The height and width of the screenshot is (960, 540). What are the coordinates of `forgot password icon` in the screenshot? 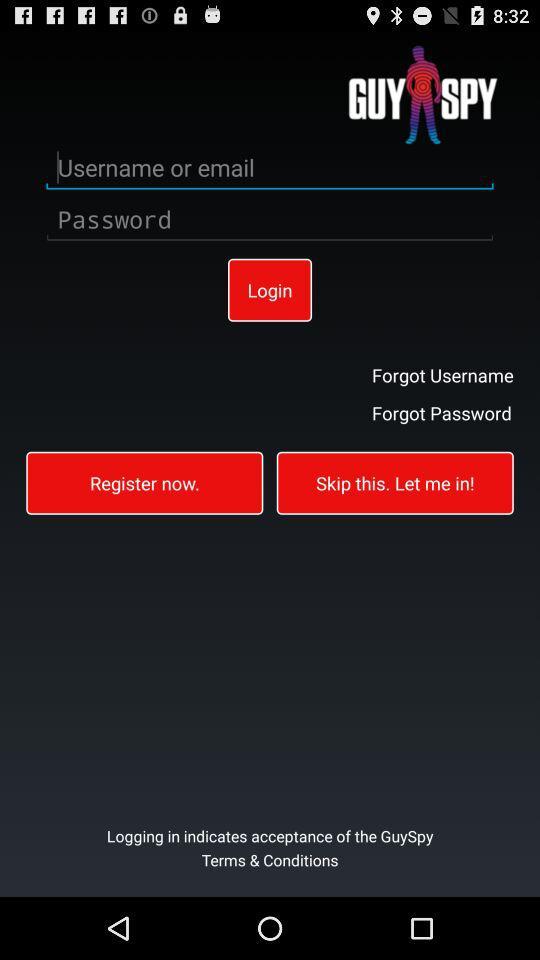 It's located at (442, 411).